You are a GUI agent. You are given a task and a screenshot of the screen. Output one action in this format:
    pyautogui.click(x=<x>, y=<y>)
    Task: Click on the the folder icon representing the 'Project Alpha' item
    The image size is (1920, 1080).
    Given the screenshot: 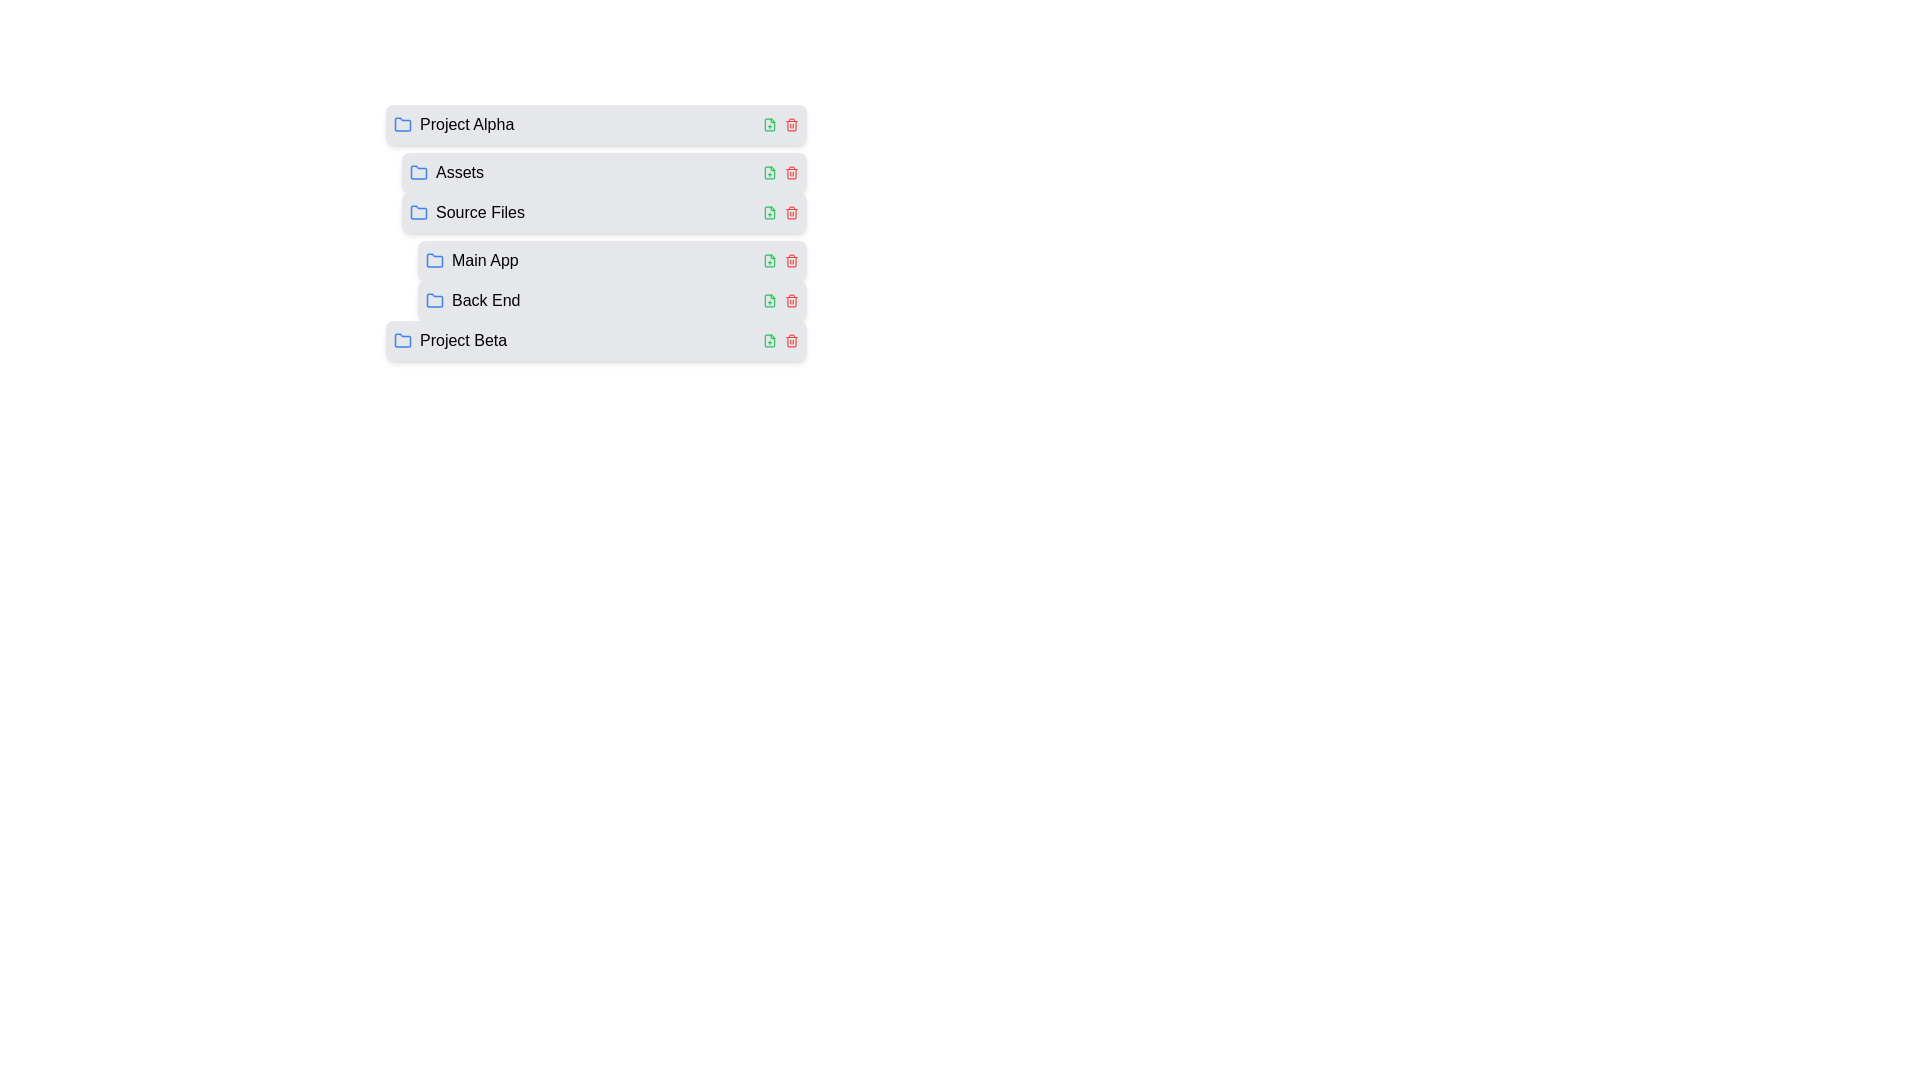 What is the action you would take?
    pyautogui.click(x=402, y=124)
    